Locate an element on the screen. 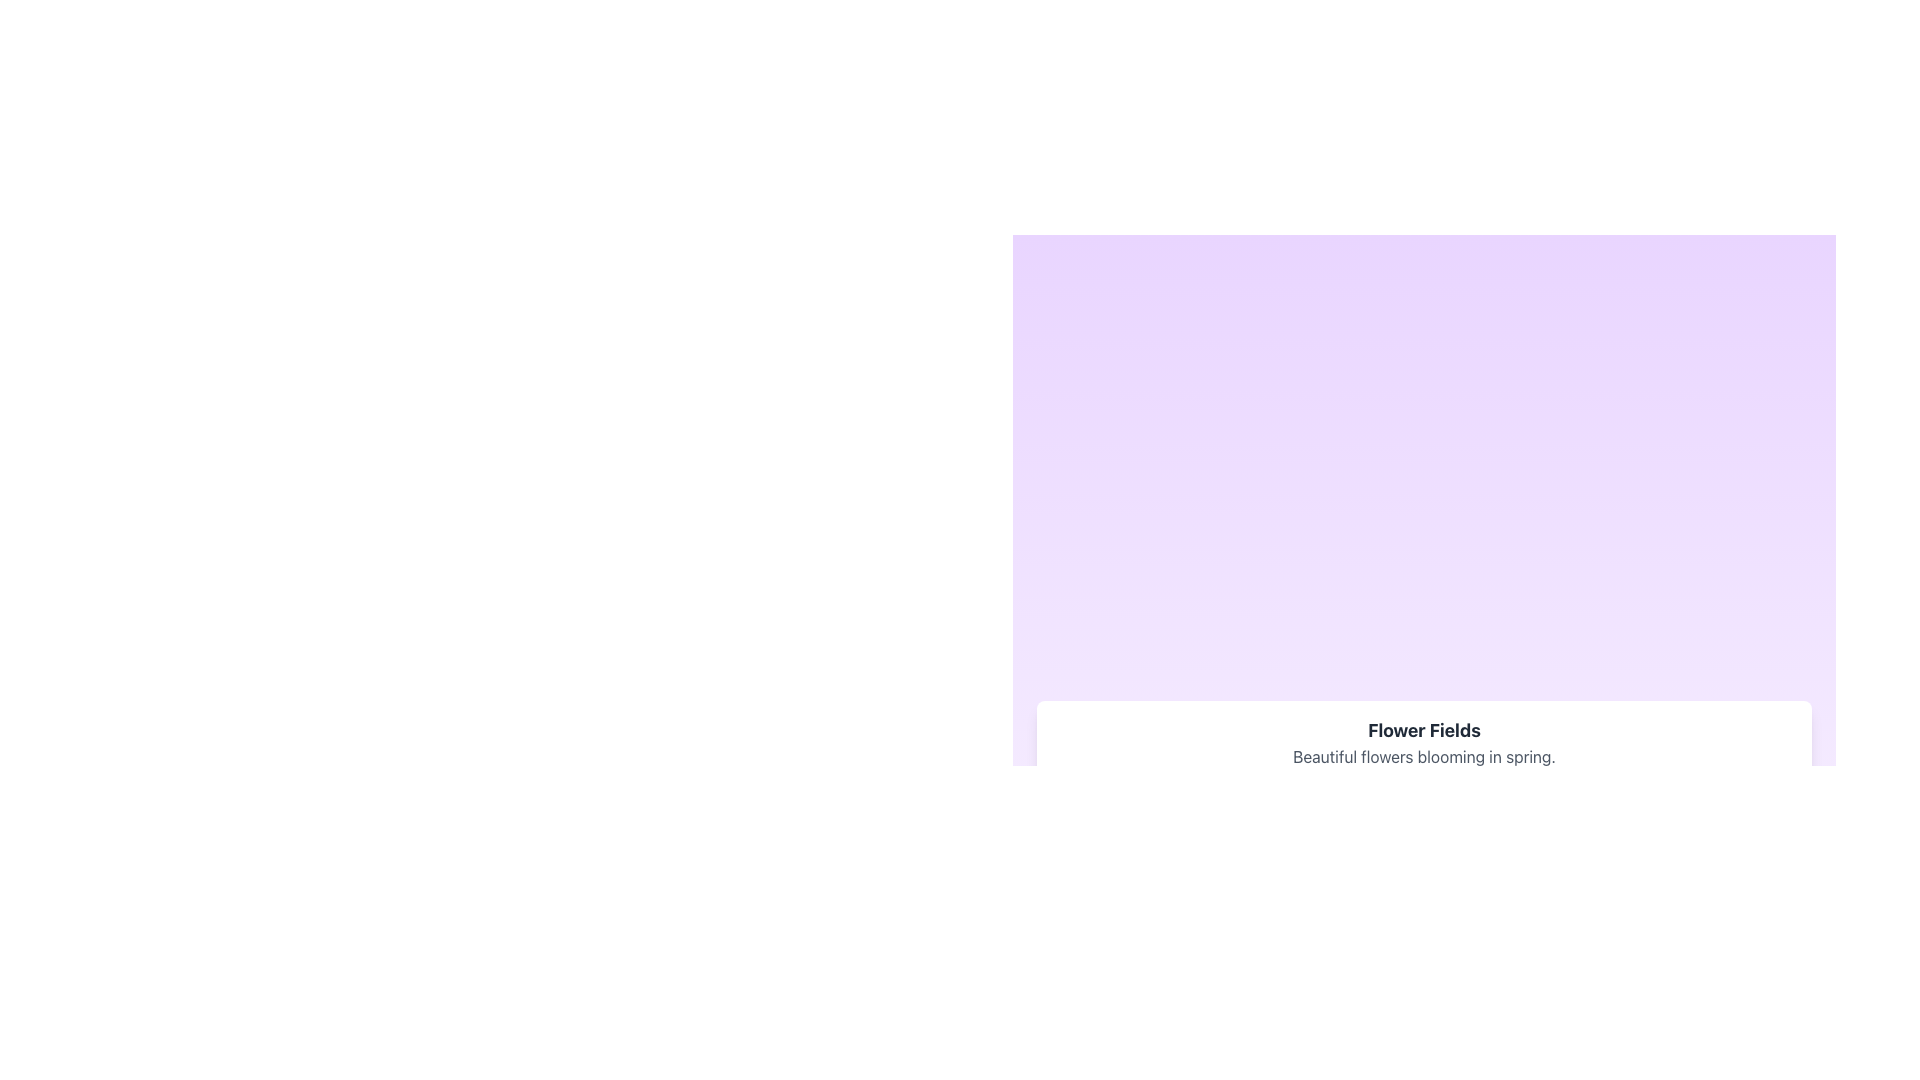 Image resolution: width=1920 pixels, height=1080 pixels. the circular zoom-in button located at the top right of the description section to zoom in the content is located at coordinates (1776, 700).